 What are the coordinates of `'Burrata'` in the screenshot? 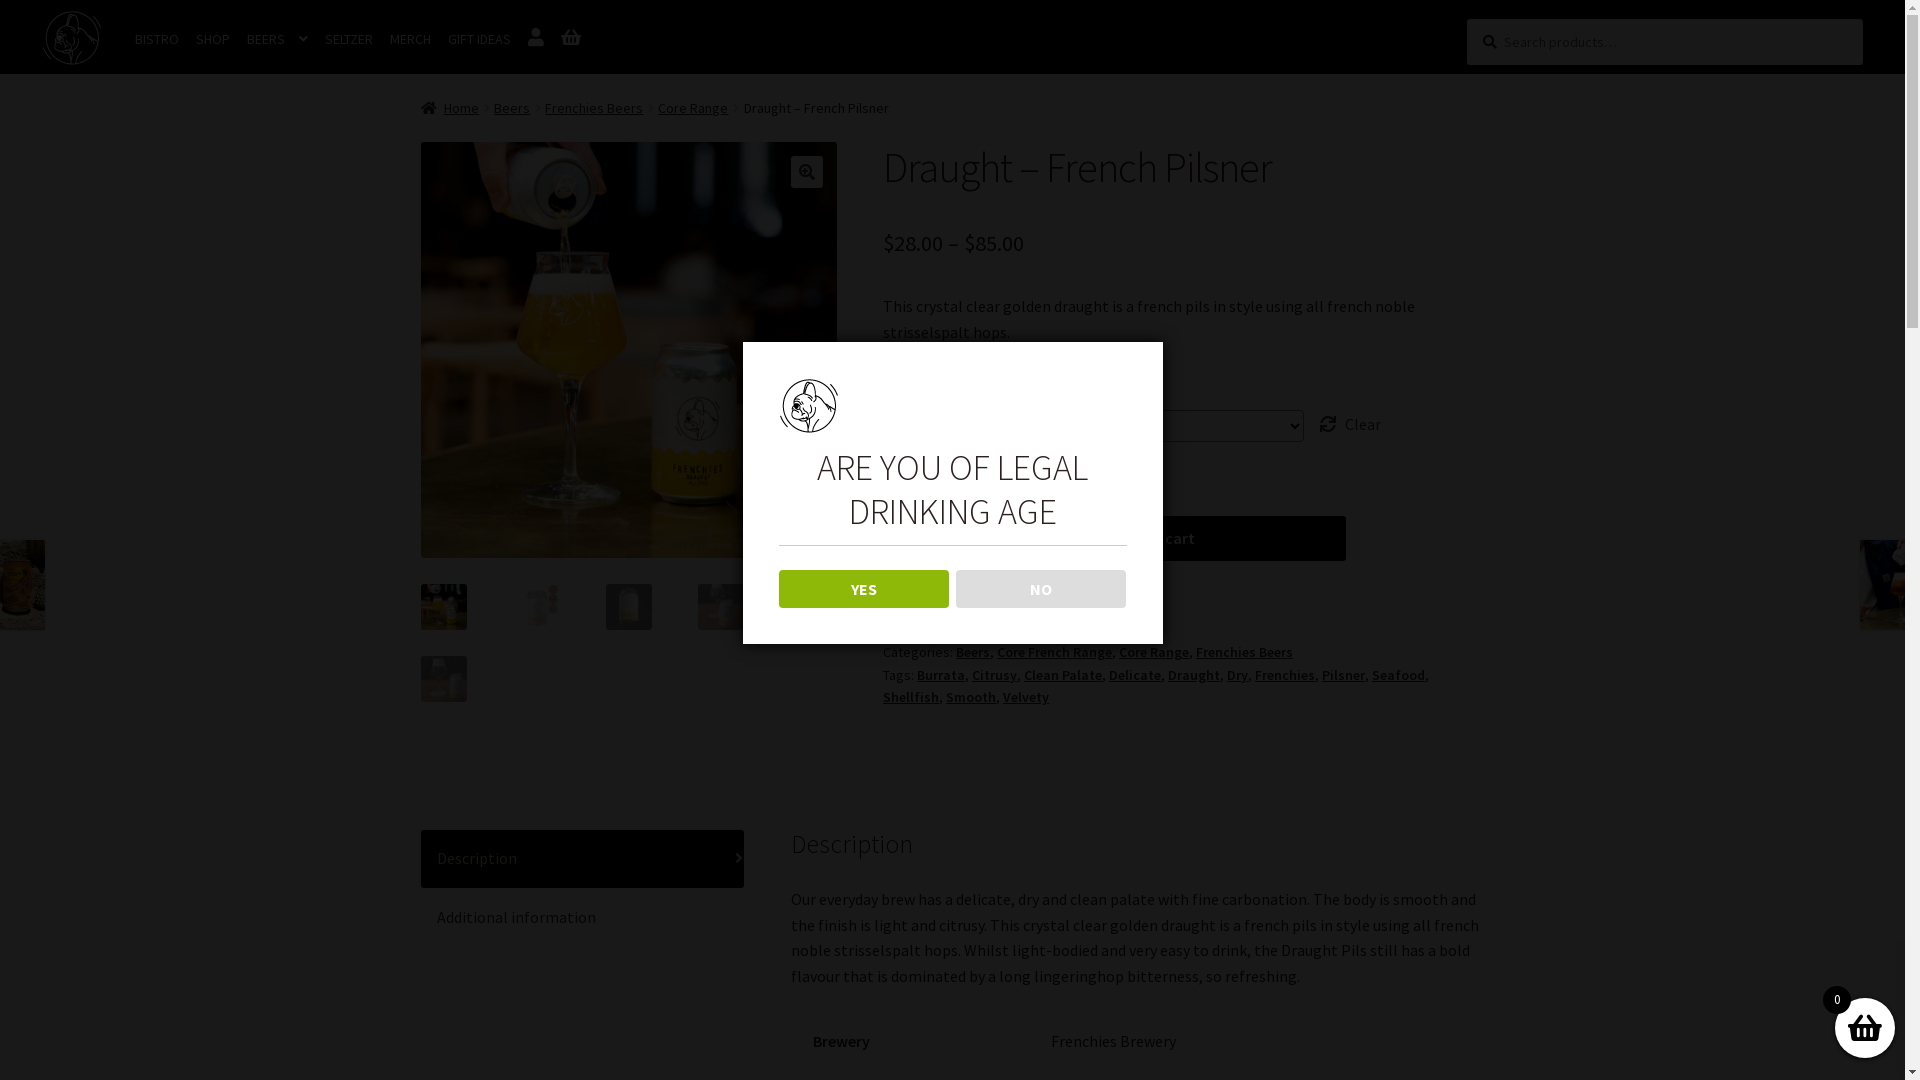 It's located at (915, 675).